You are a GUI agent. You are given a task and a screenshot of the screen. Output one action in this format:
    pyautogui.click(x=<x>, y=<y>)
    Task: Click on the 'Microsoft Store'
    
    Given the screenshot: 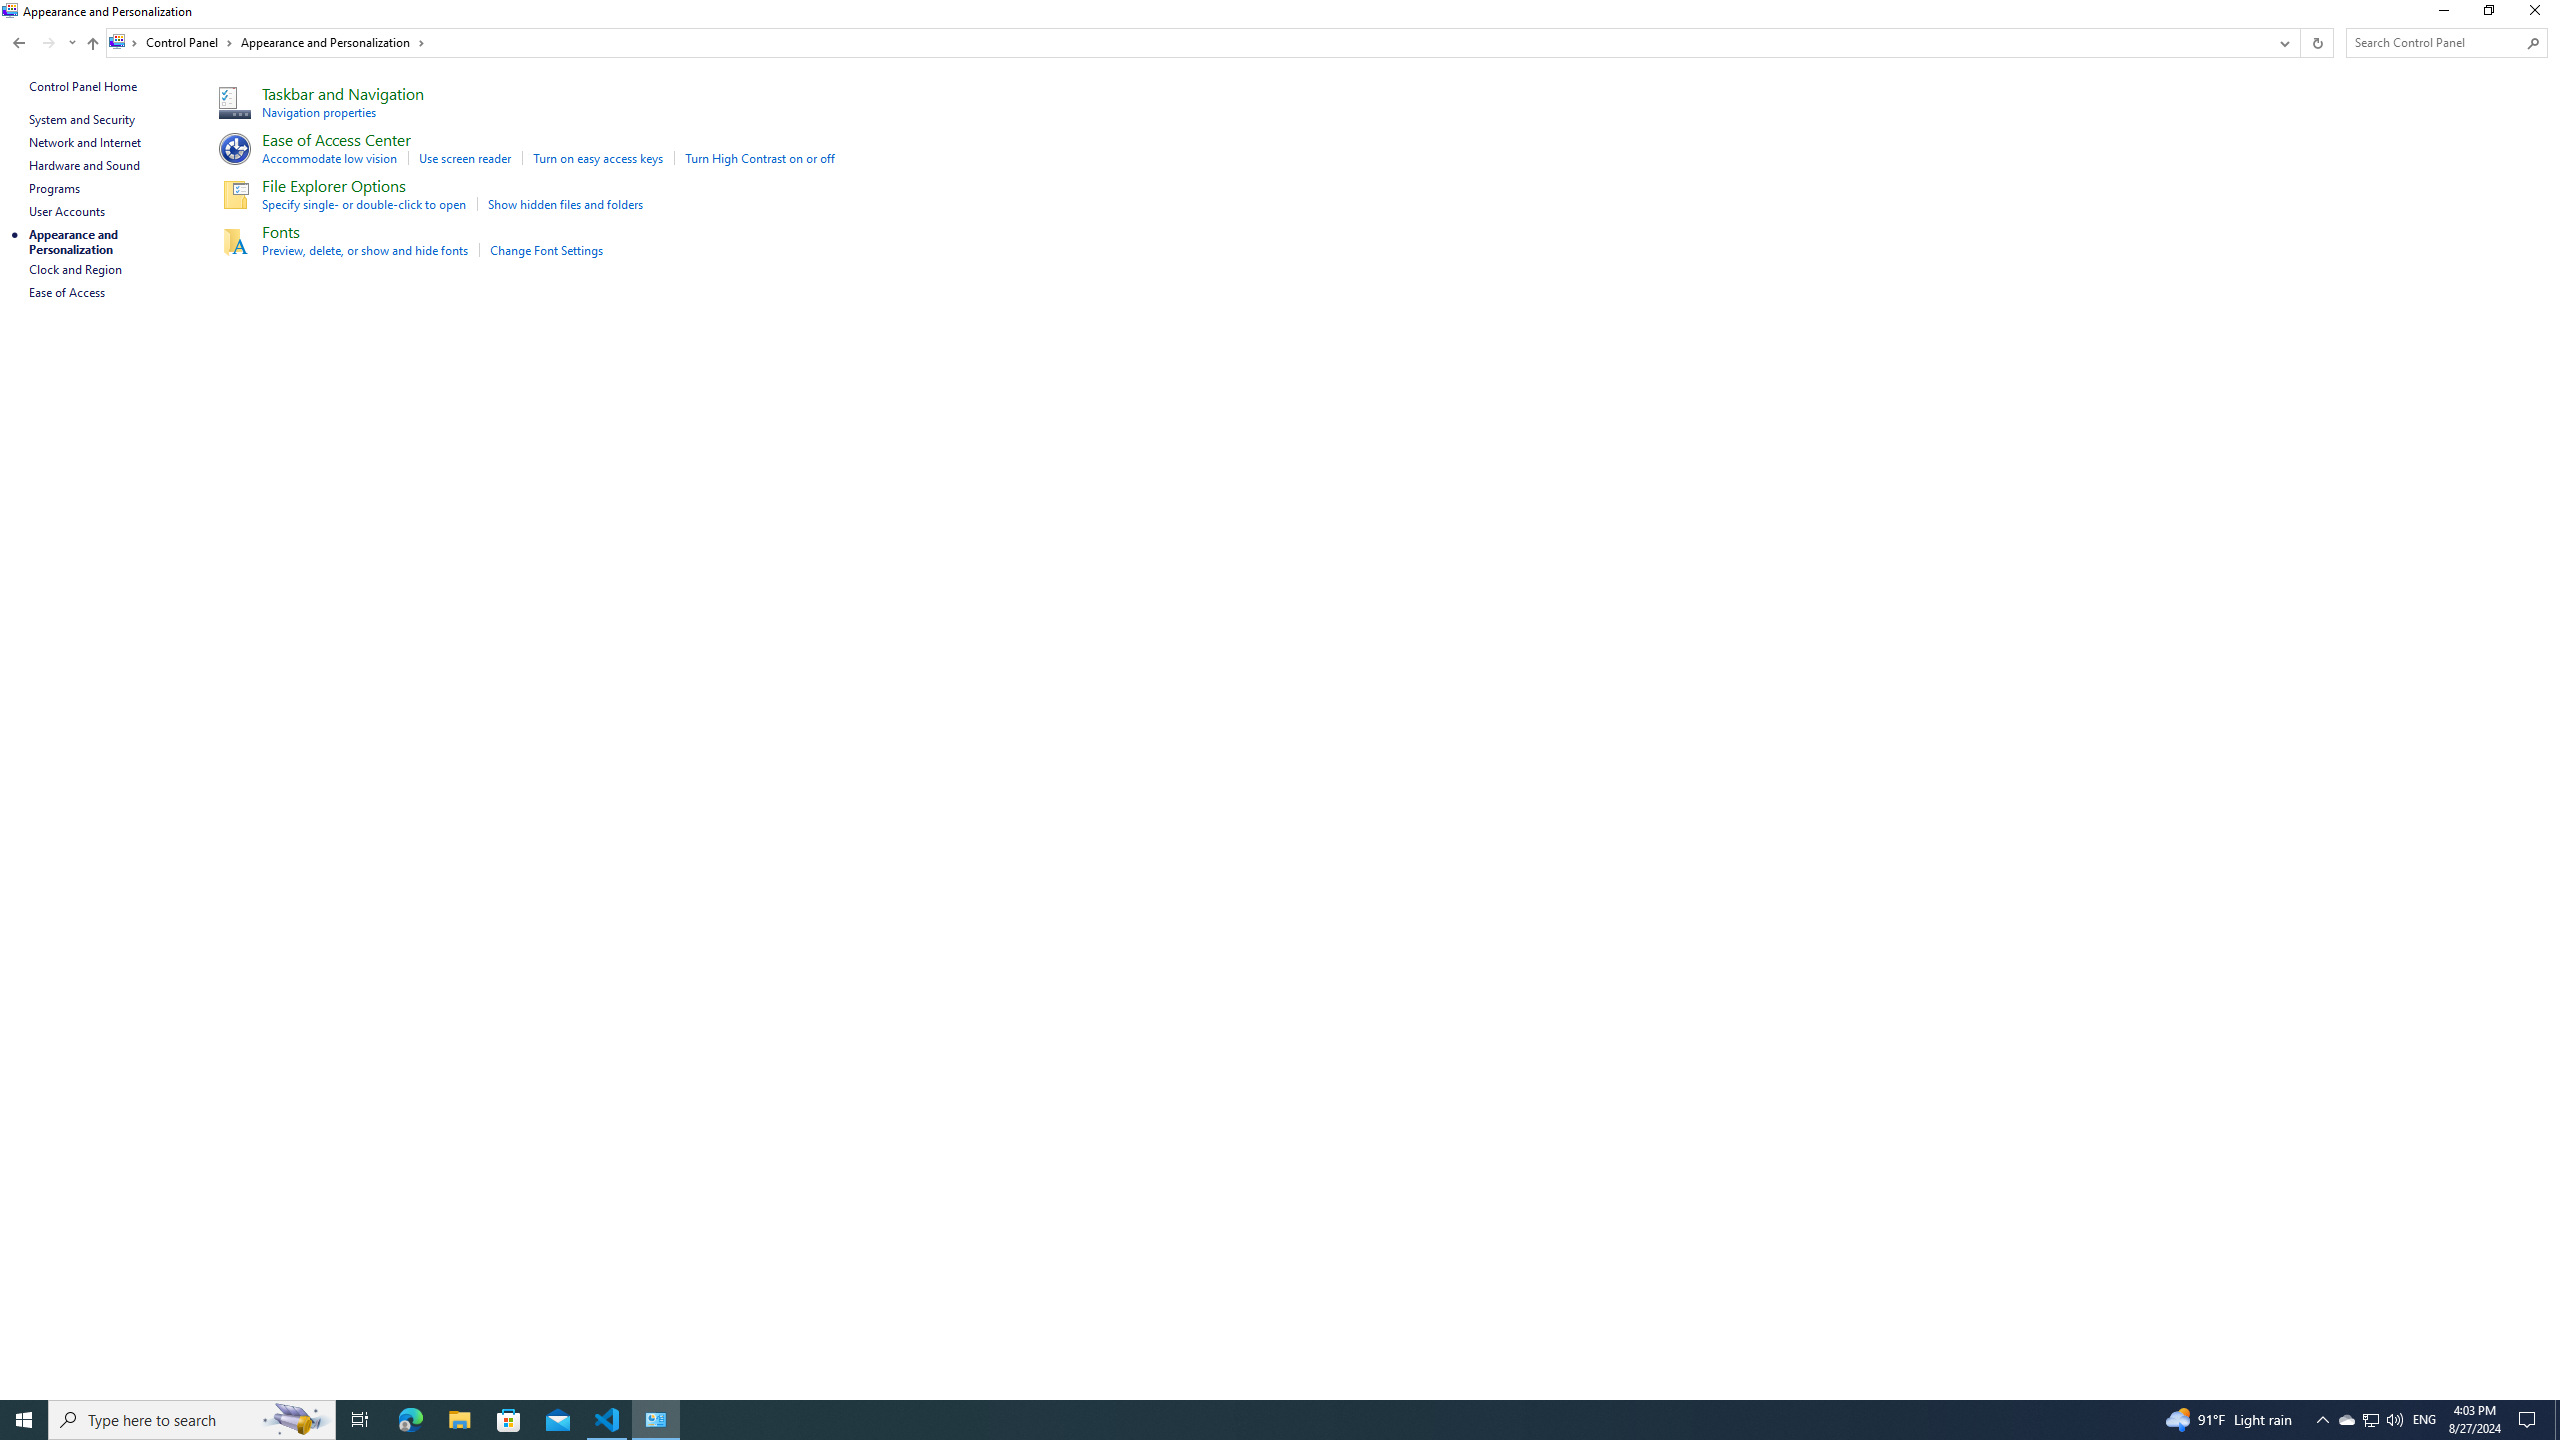 What is the action you would take?
    pyautogui.click(x=509, y=1418)
    